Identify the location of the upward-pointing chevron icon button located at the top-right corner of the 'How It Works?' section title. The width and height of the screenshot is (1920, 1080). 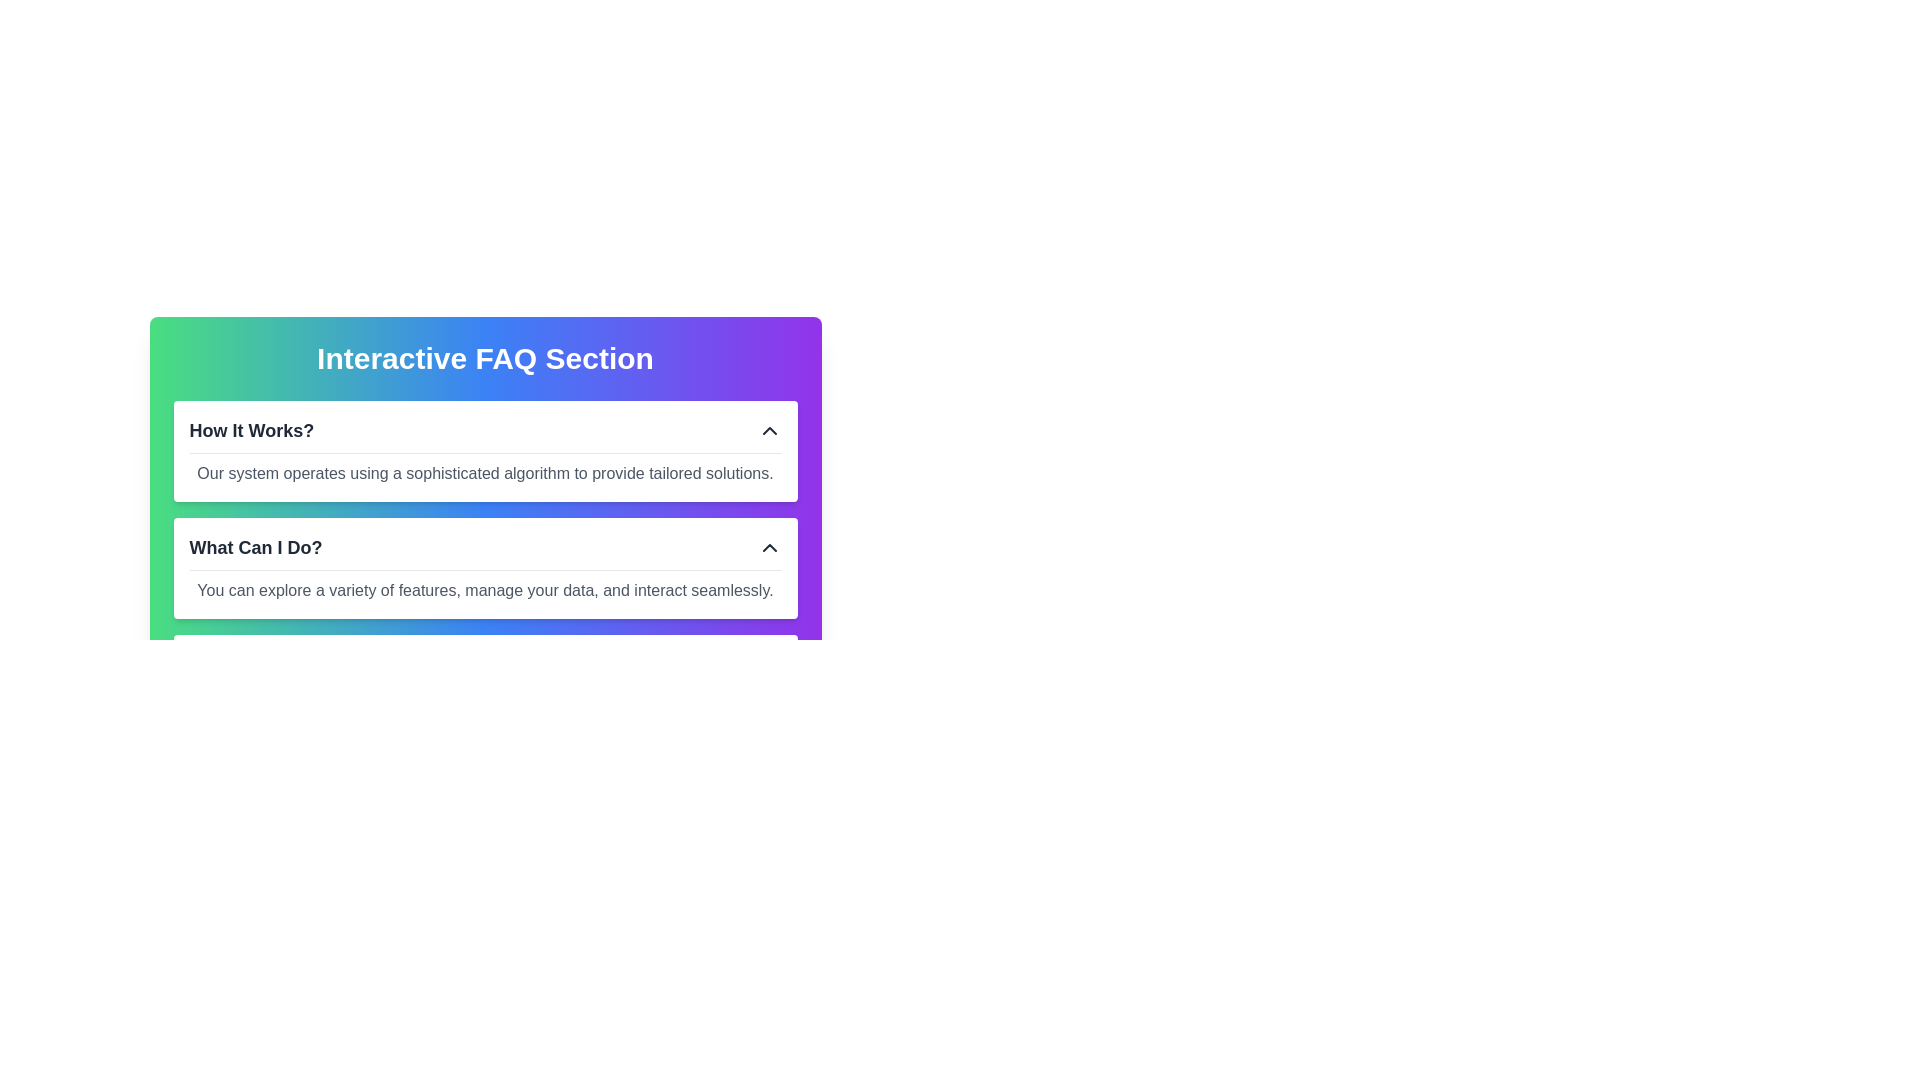
(768, 430).